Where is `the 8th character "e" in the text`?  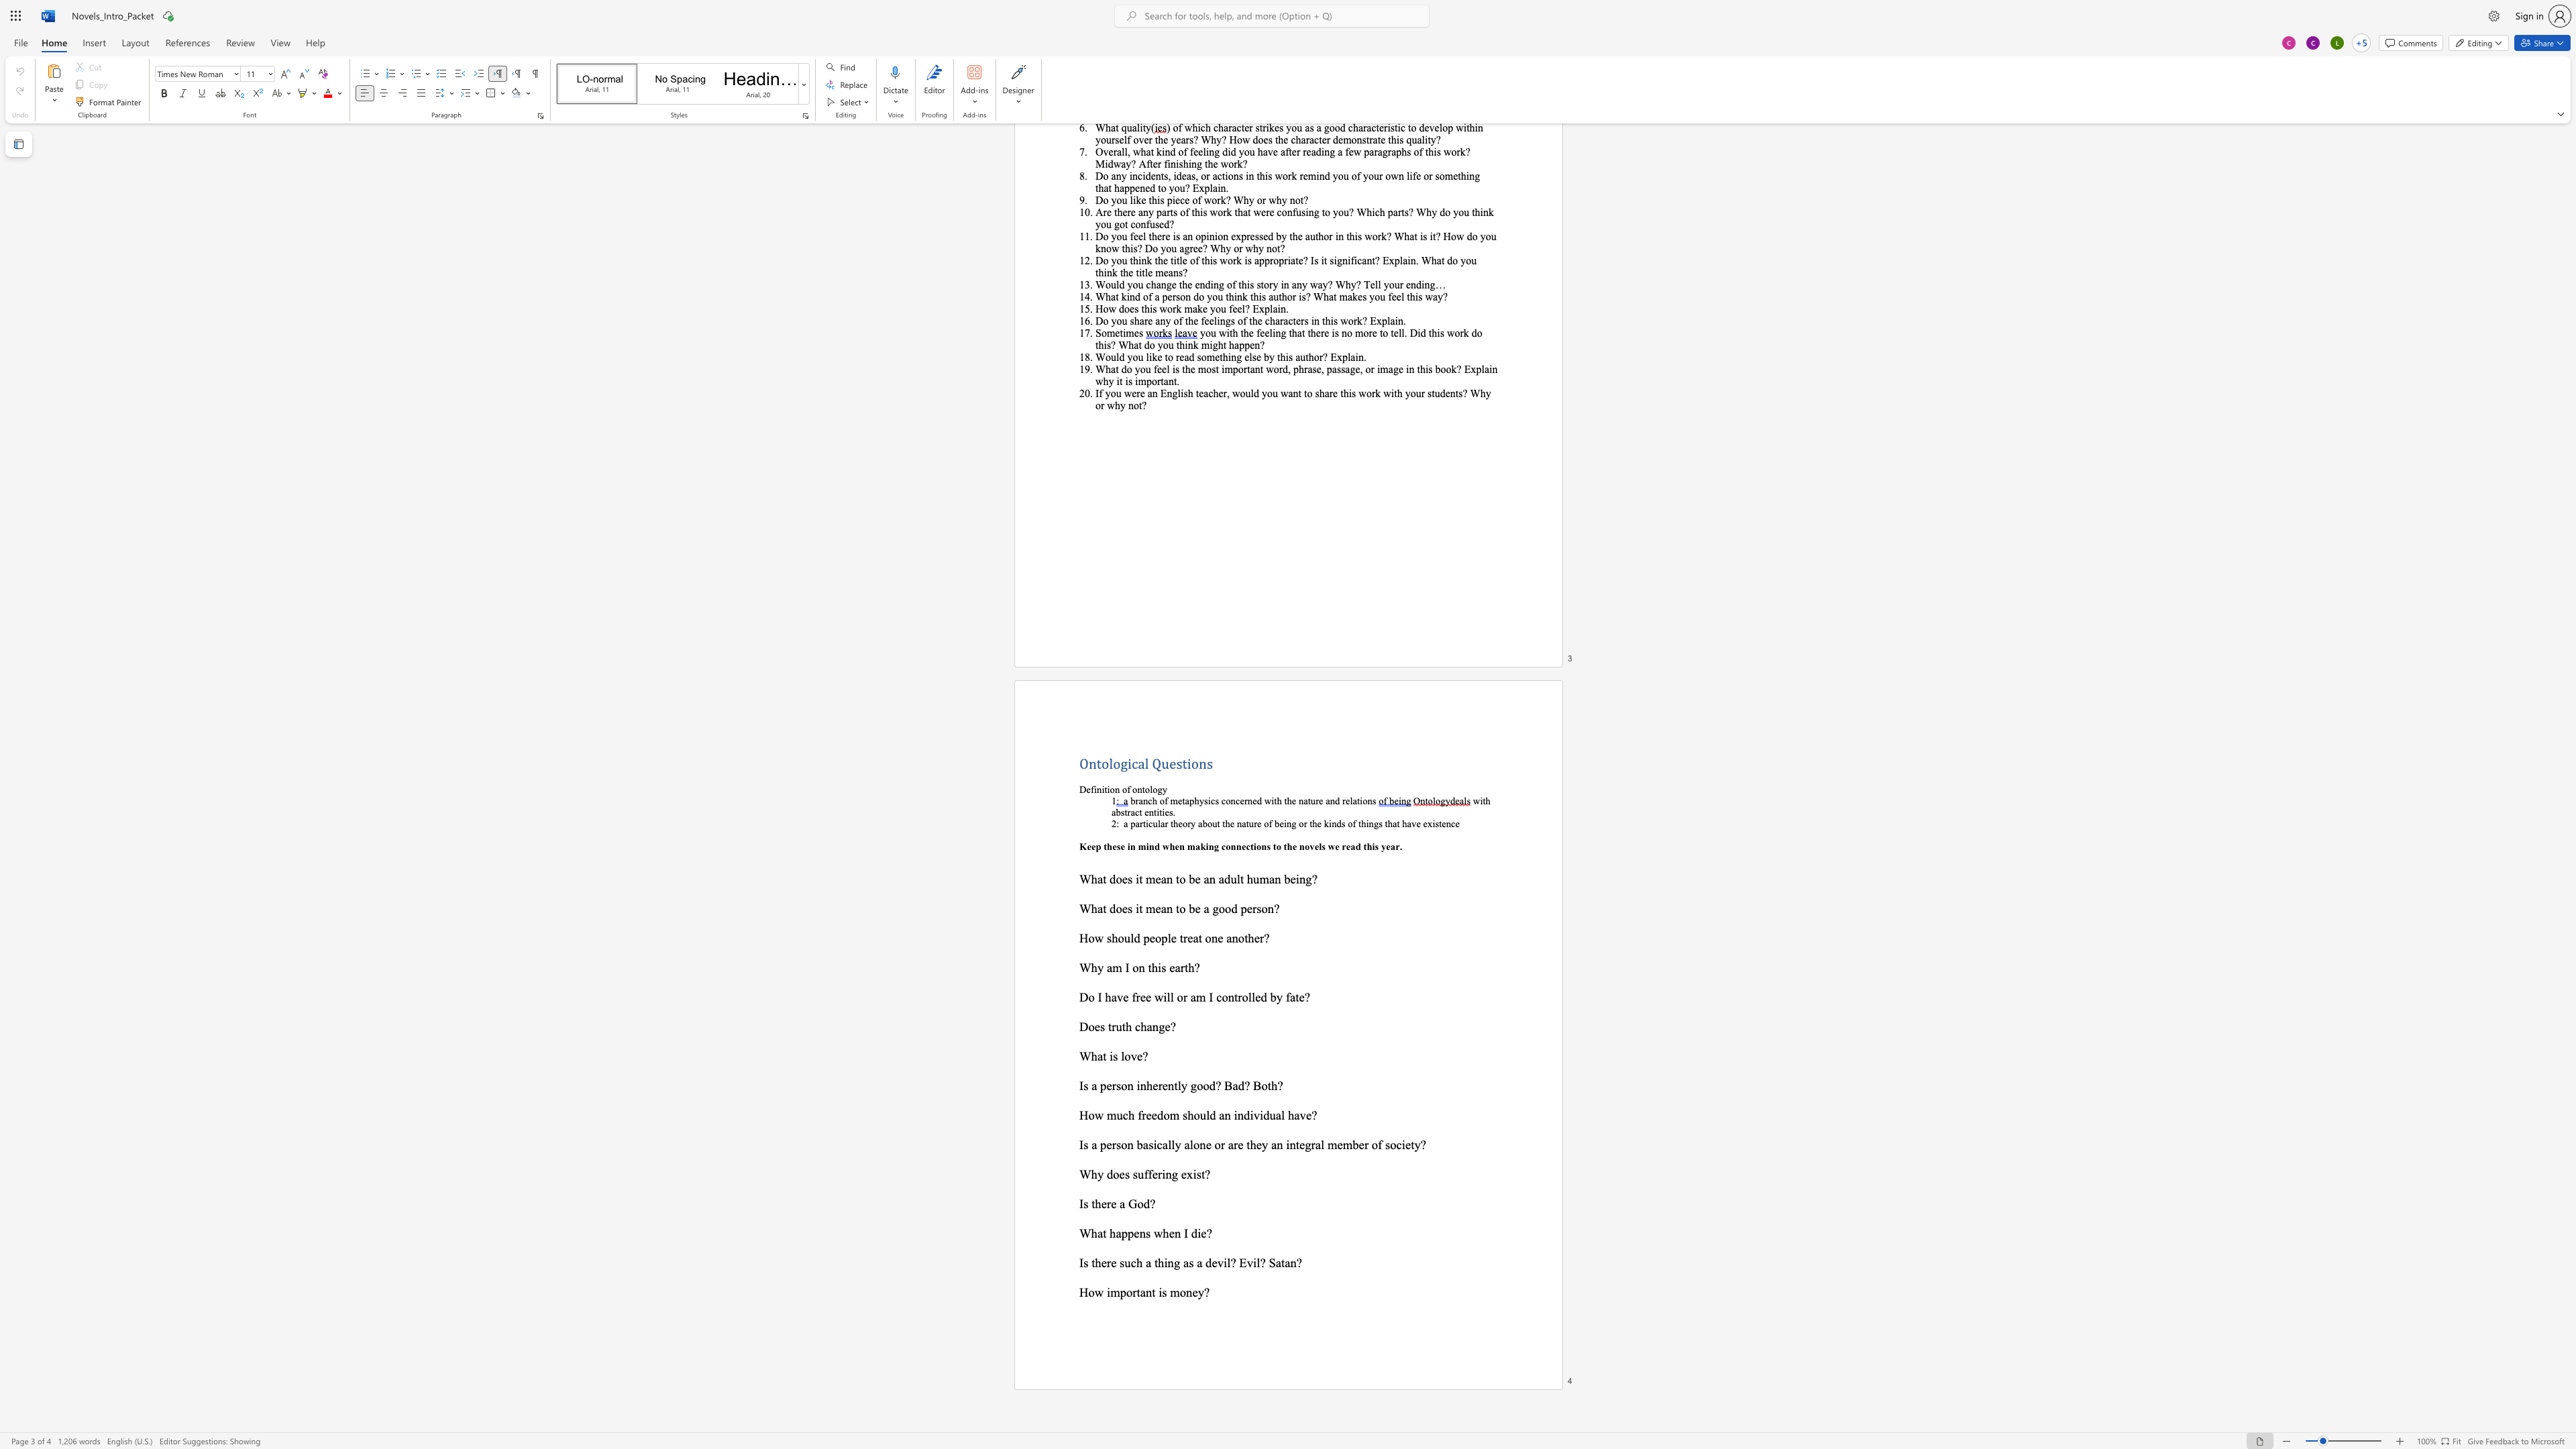 the 8th character "e" in the text is located at coordinates (1316, 846).